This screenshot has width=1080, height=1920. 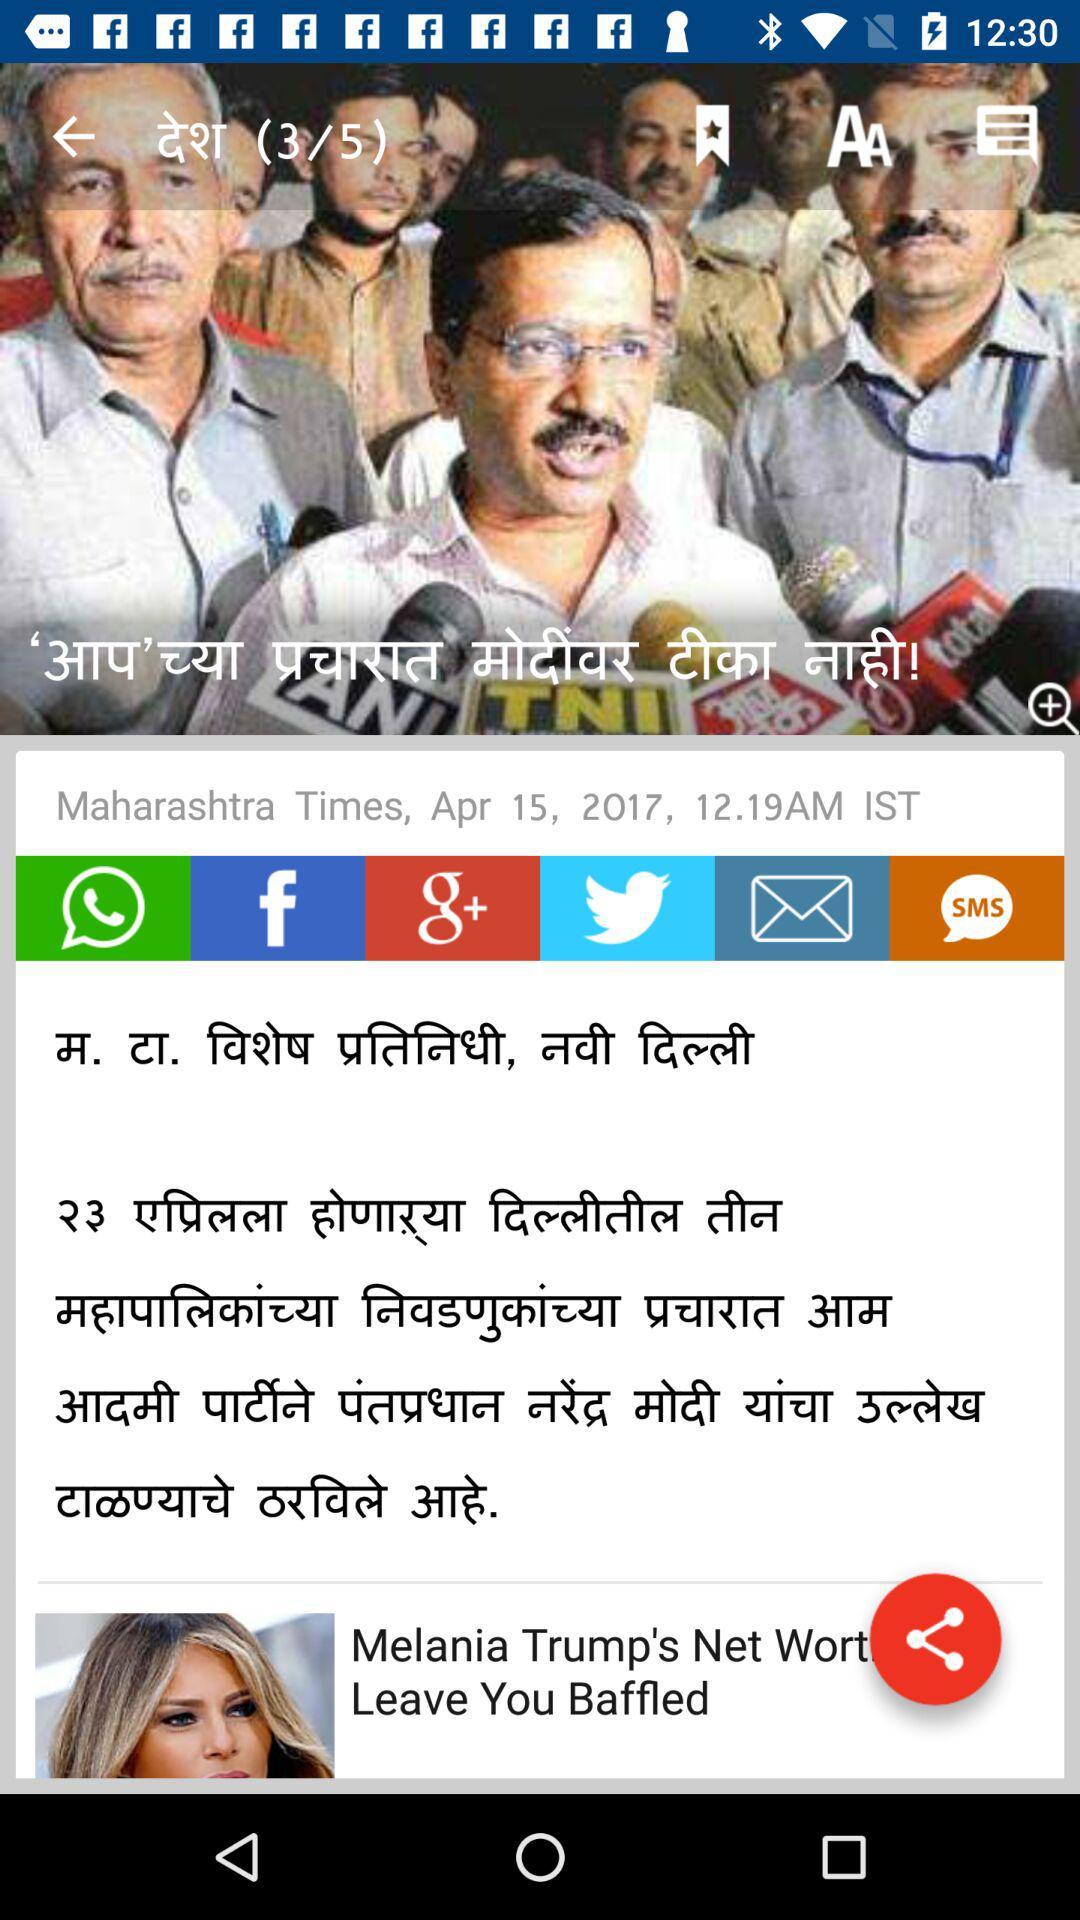 What do you see at coordinates (801, 907) in the screenshot?
I see `open mail` at bounding box center [801, 907].